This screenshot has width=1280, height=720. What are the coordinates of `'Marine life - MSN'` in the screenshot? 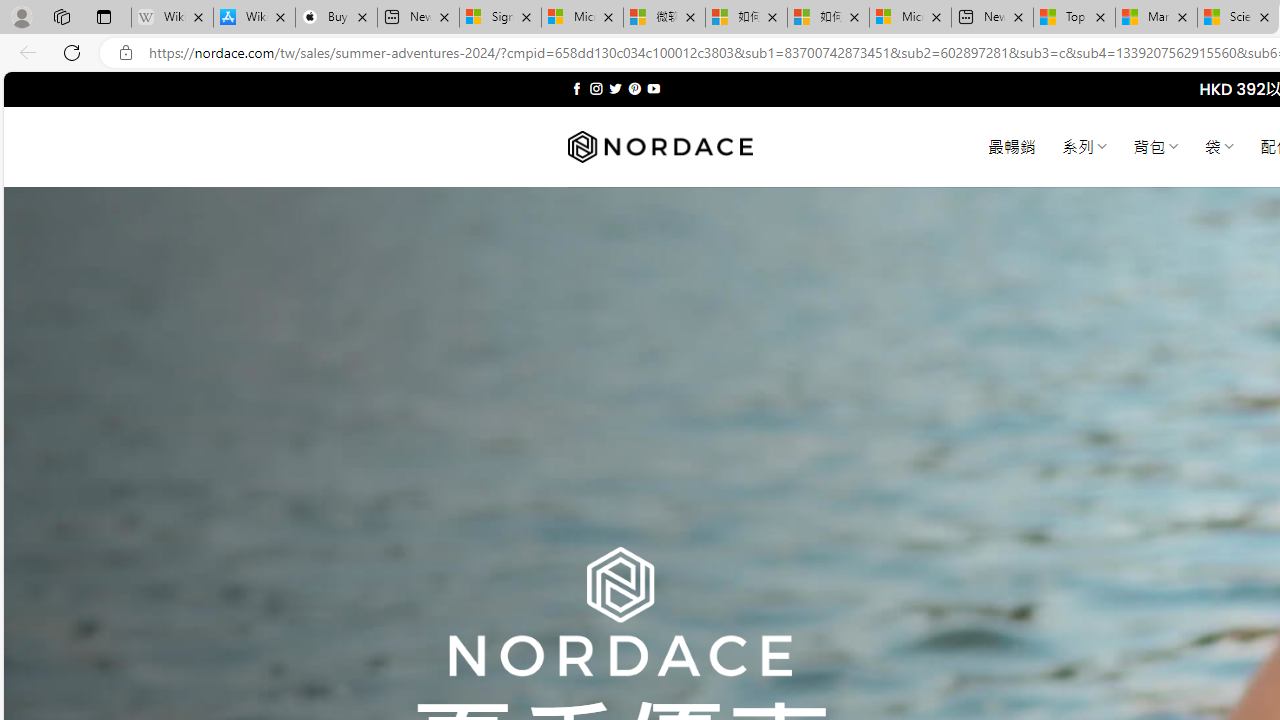 It's located at (1156, 17).